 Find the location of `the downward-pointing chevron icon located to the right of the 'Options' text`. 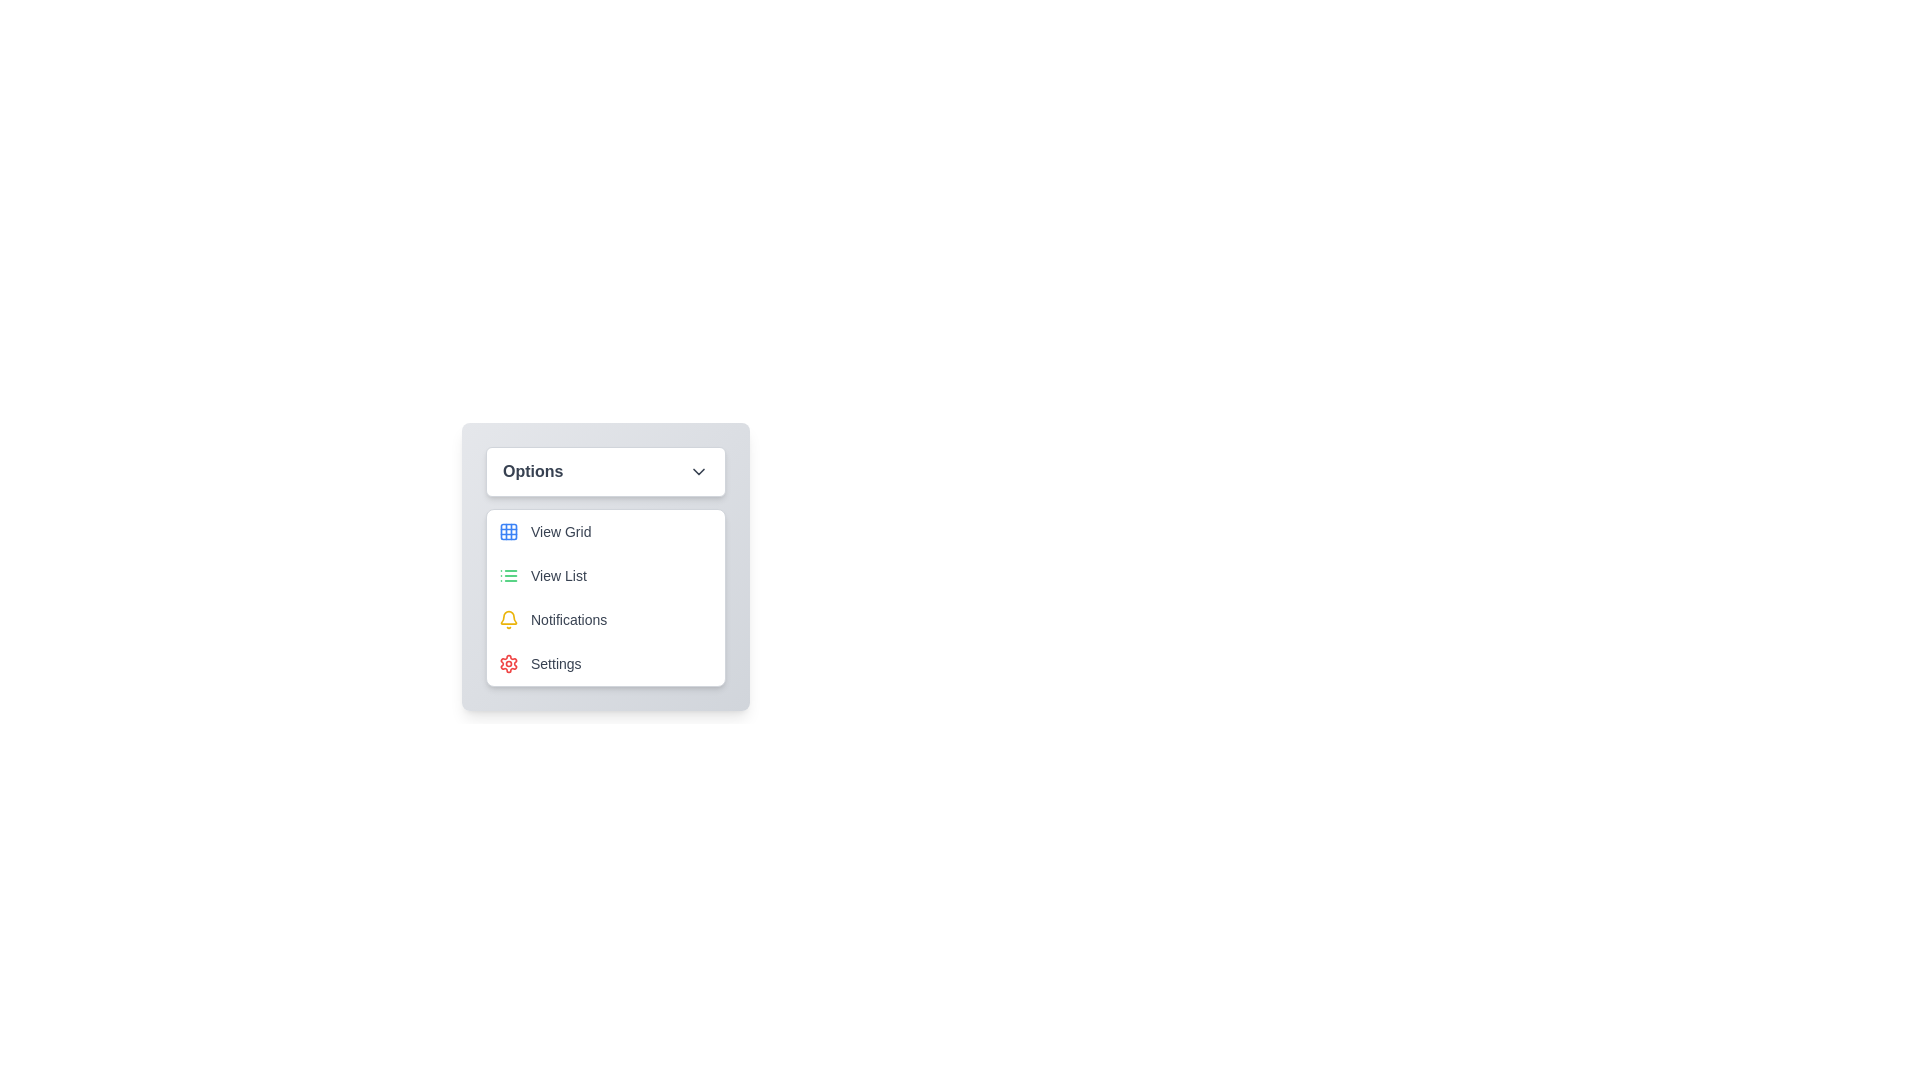

the downward-pointing chevron icon located to the right of the 'Options' text is located at coordinates (699, 471).